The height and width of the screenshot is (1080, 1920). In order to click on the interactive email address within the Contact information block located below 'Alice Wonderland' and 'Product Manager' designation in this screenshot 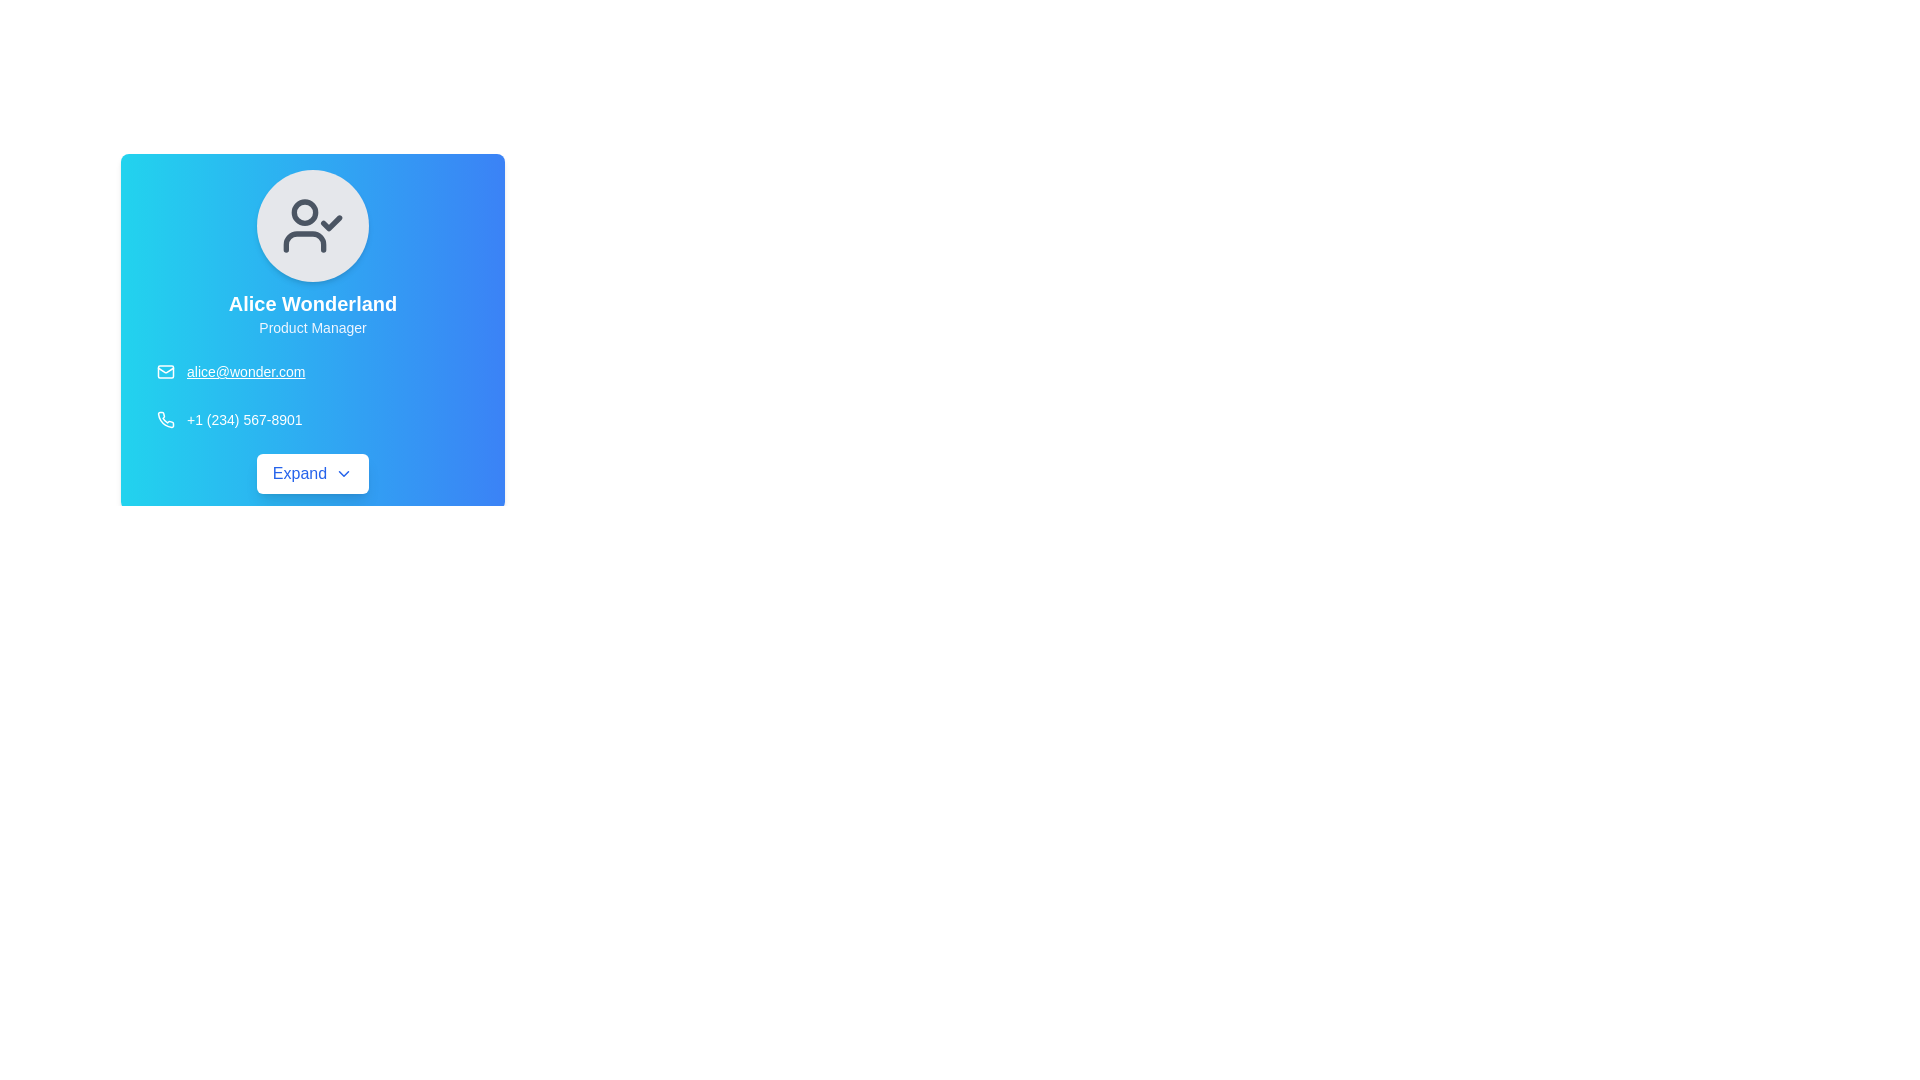, I will do `click(311, 396)`.